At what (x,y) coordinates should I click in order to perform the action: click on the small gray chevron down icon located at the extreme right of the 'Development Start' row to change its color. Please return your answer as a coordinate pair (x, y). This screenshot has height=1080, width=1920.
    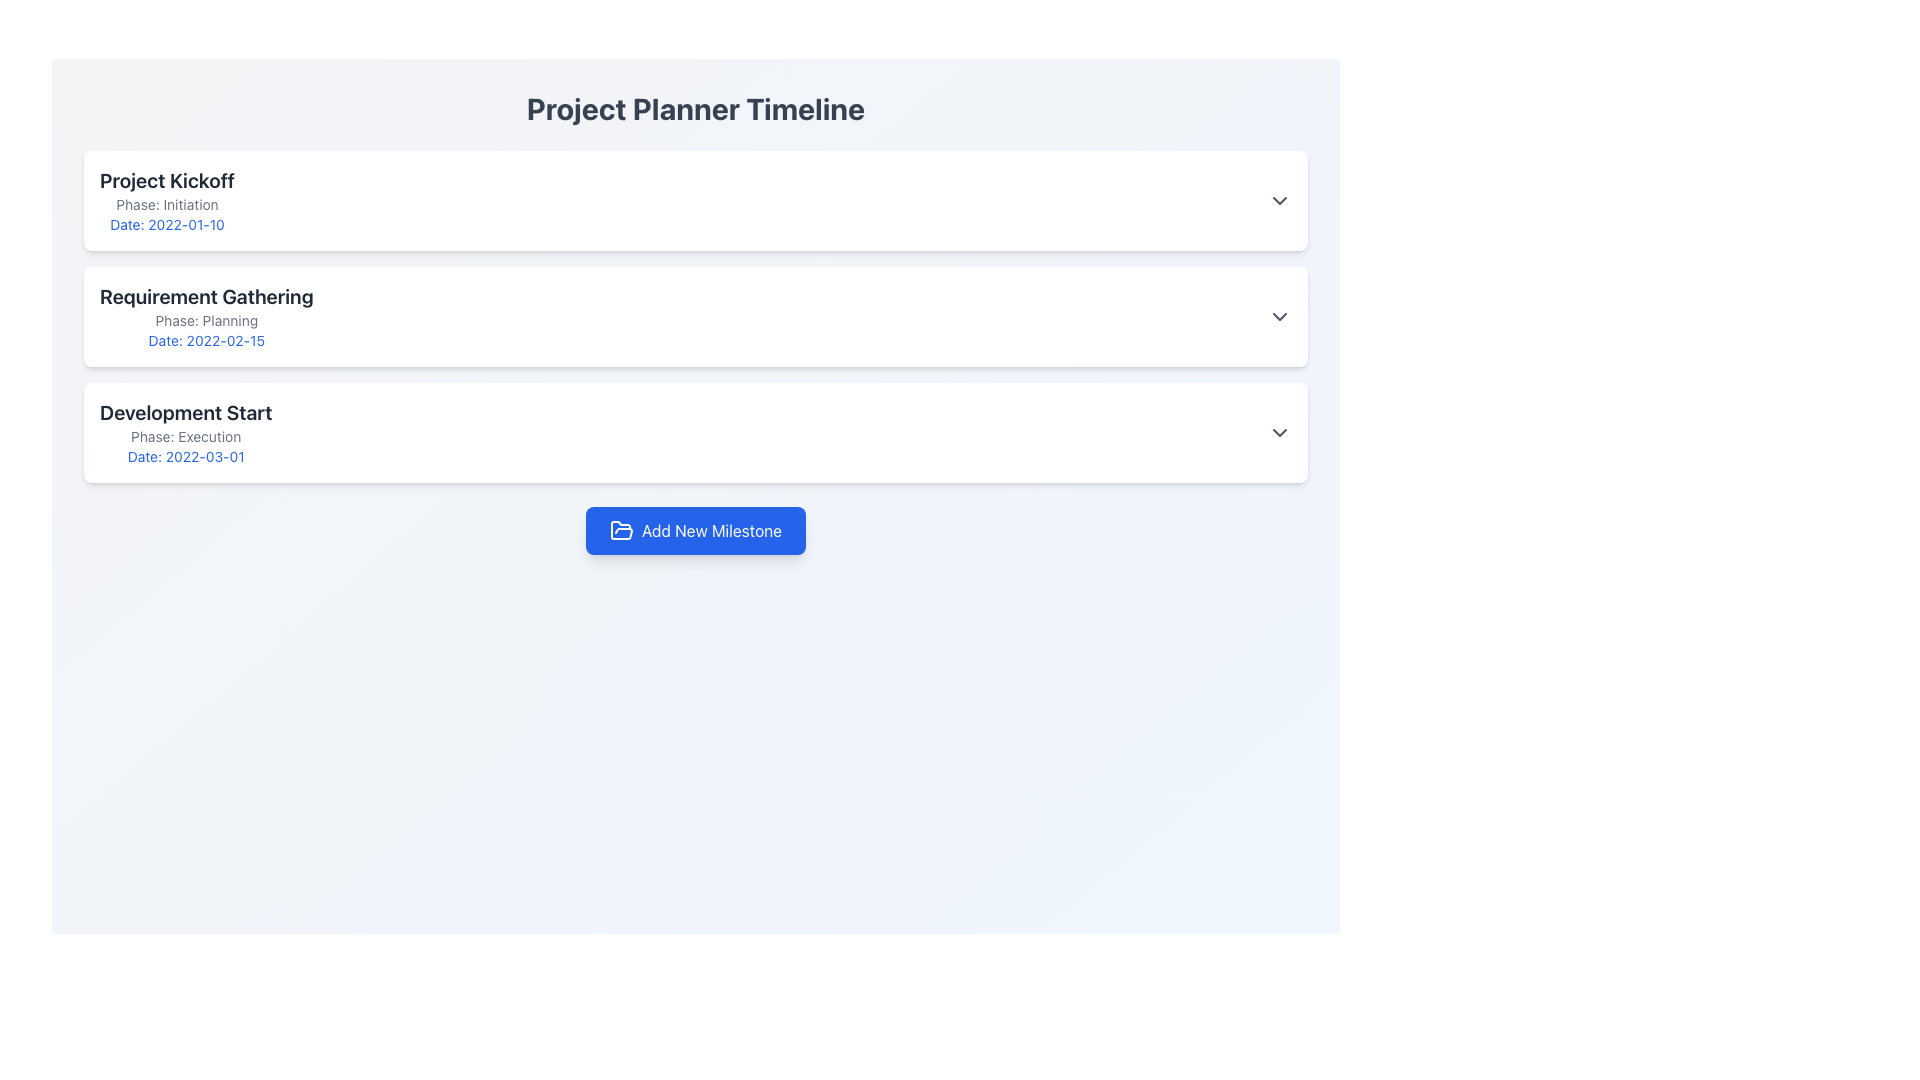
    Looking at the image, I should click on (1280, 431).